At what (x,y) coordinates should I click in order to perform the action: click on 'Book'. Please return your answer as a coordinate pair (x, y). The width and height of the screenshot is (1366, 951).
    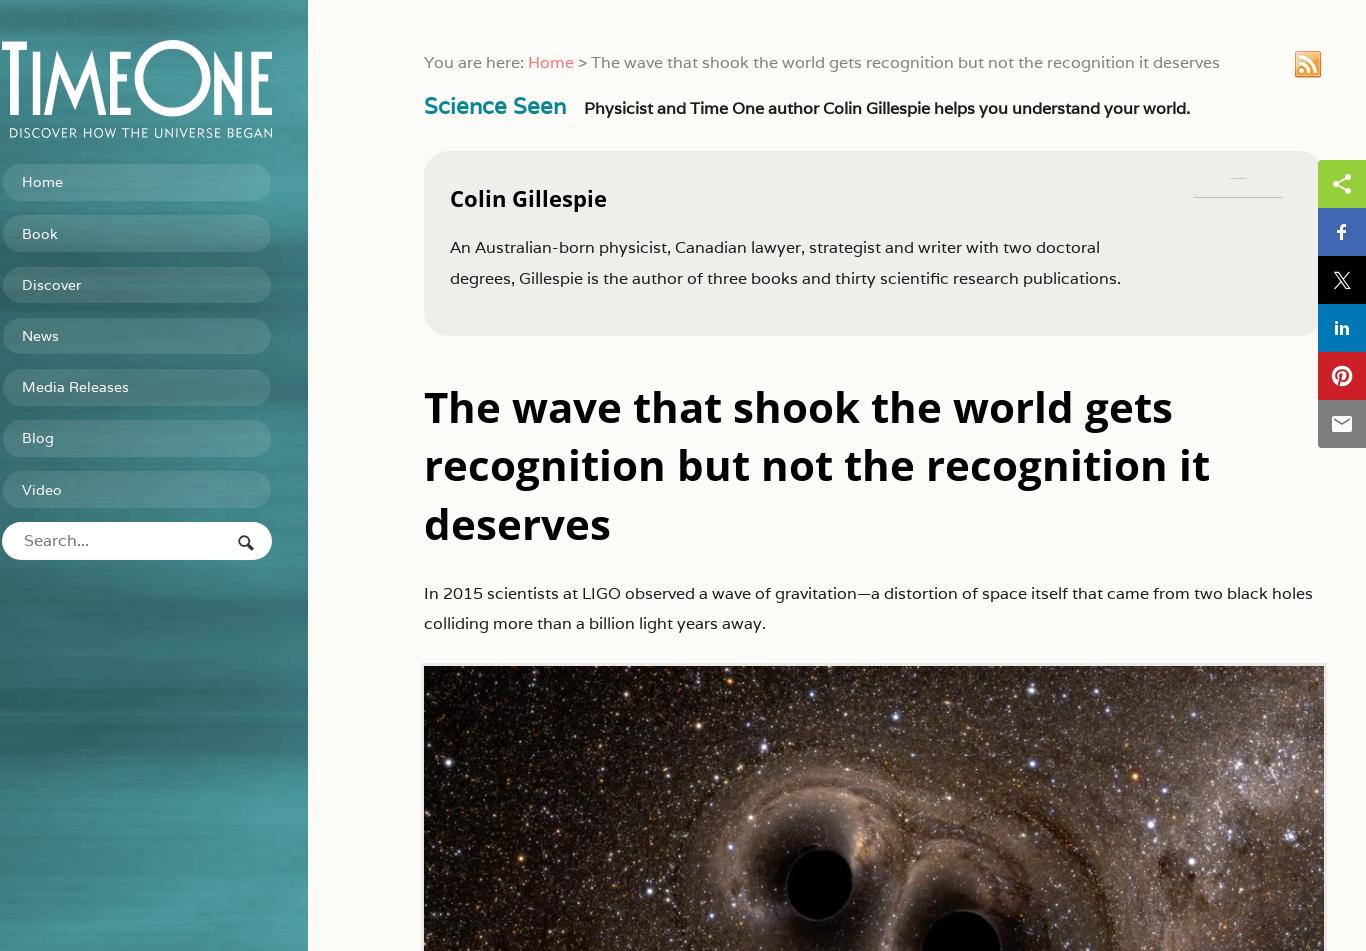
    Looking at the image, I should click on (72, 223).